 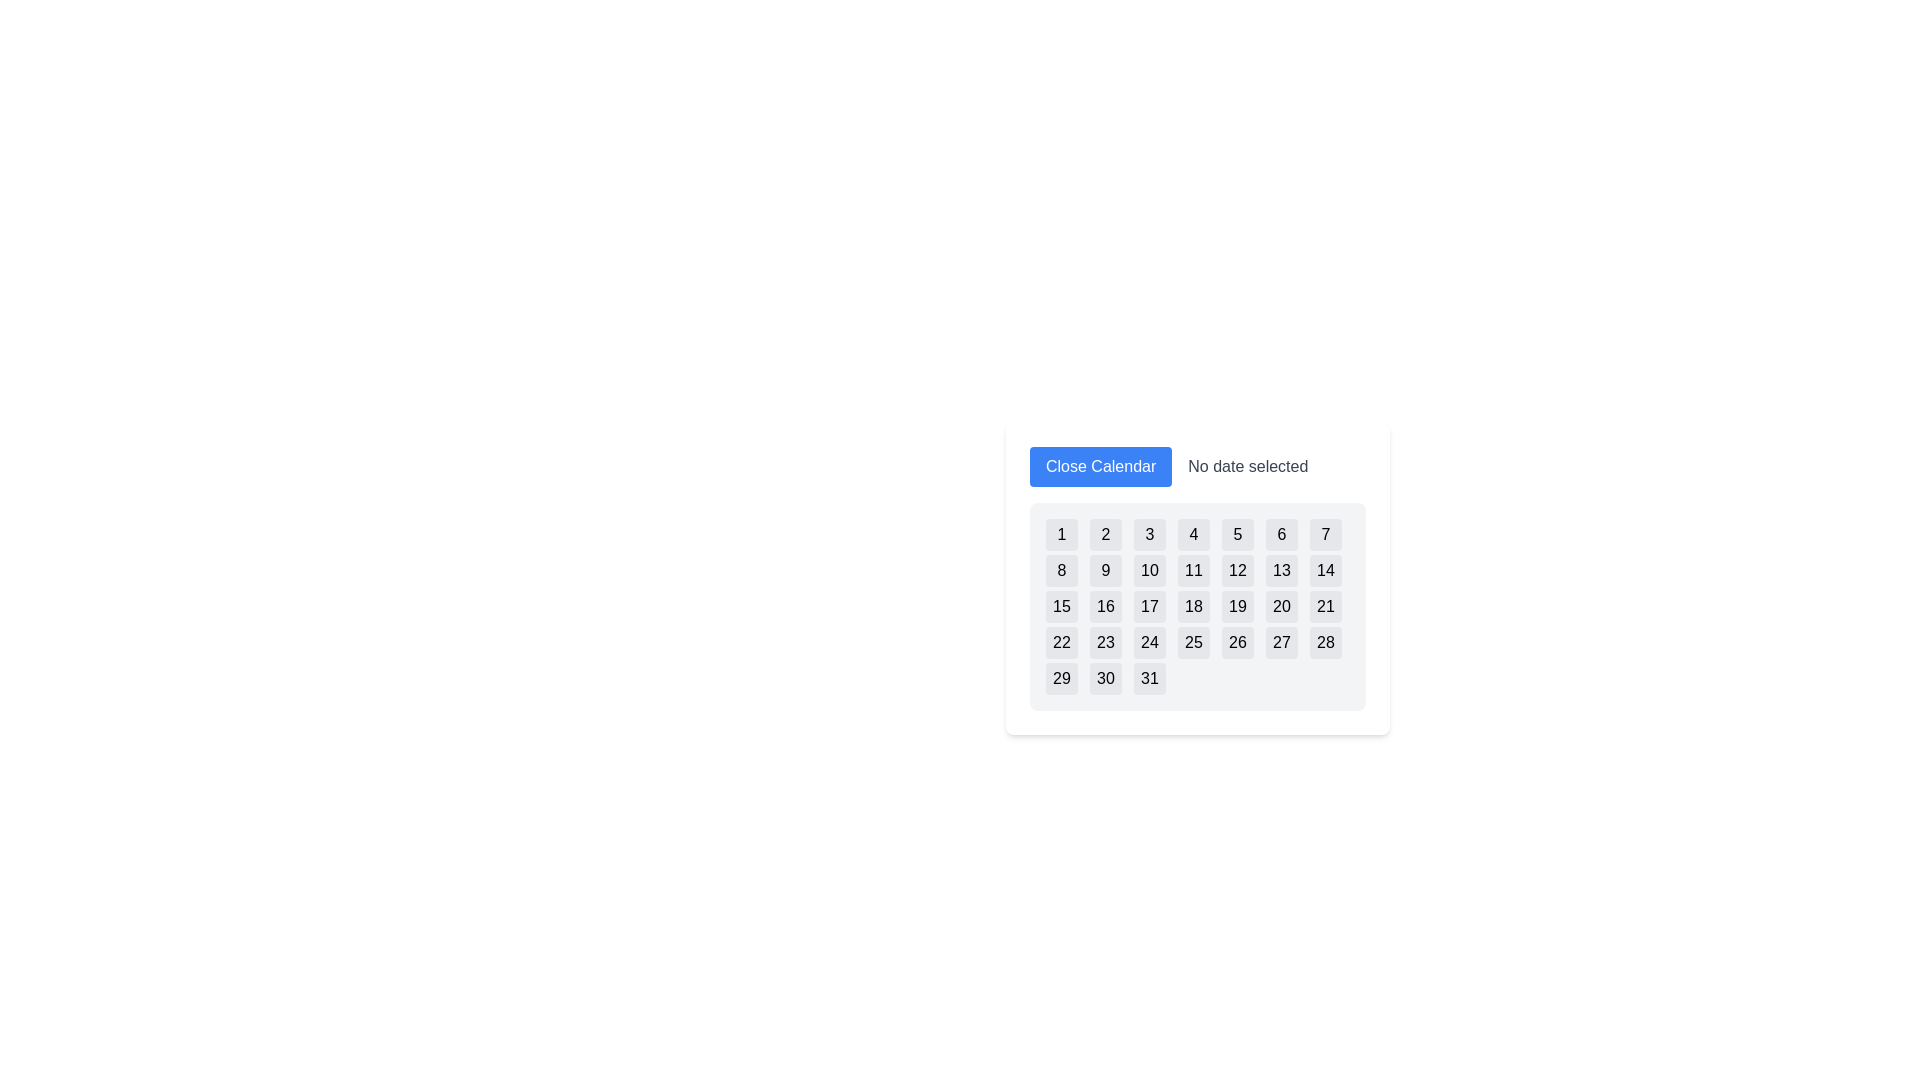 I want to click on the interactive day selector button located in the bottom row of the calendar grid, seventh column, so click(x=1325, y=643).